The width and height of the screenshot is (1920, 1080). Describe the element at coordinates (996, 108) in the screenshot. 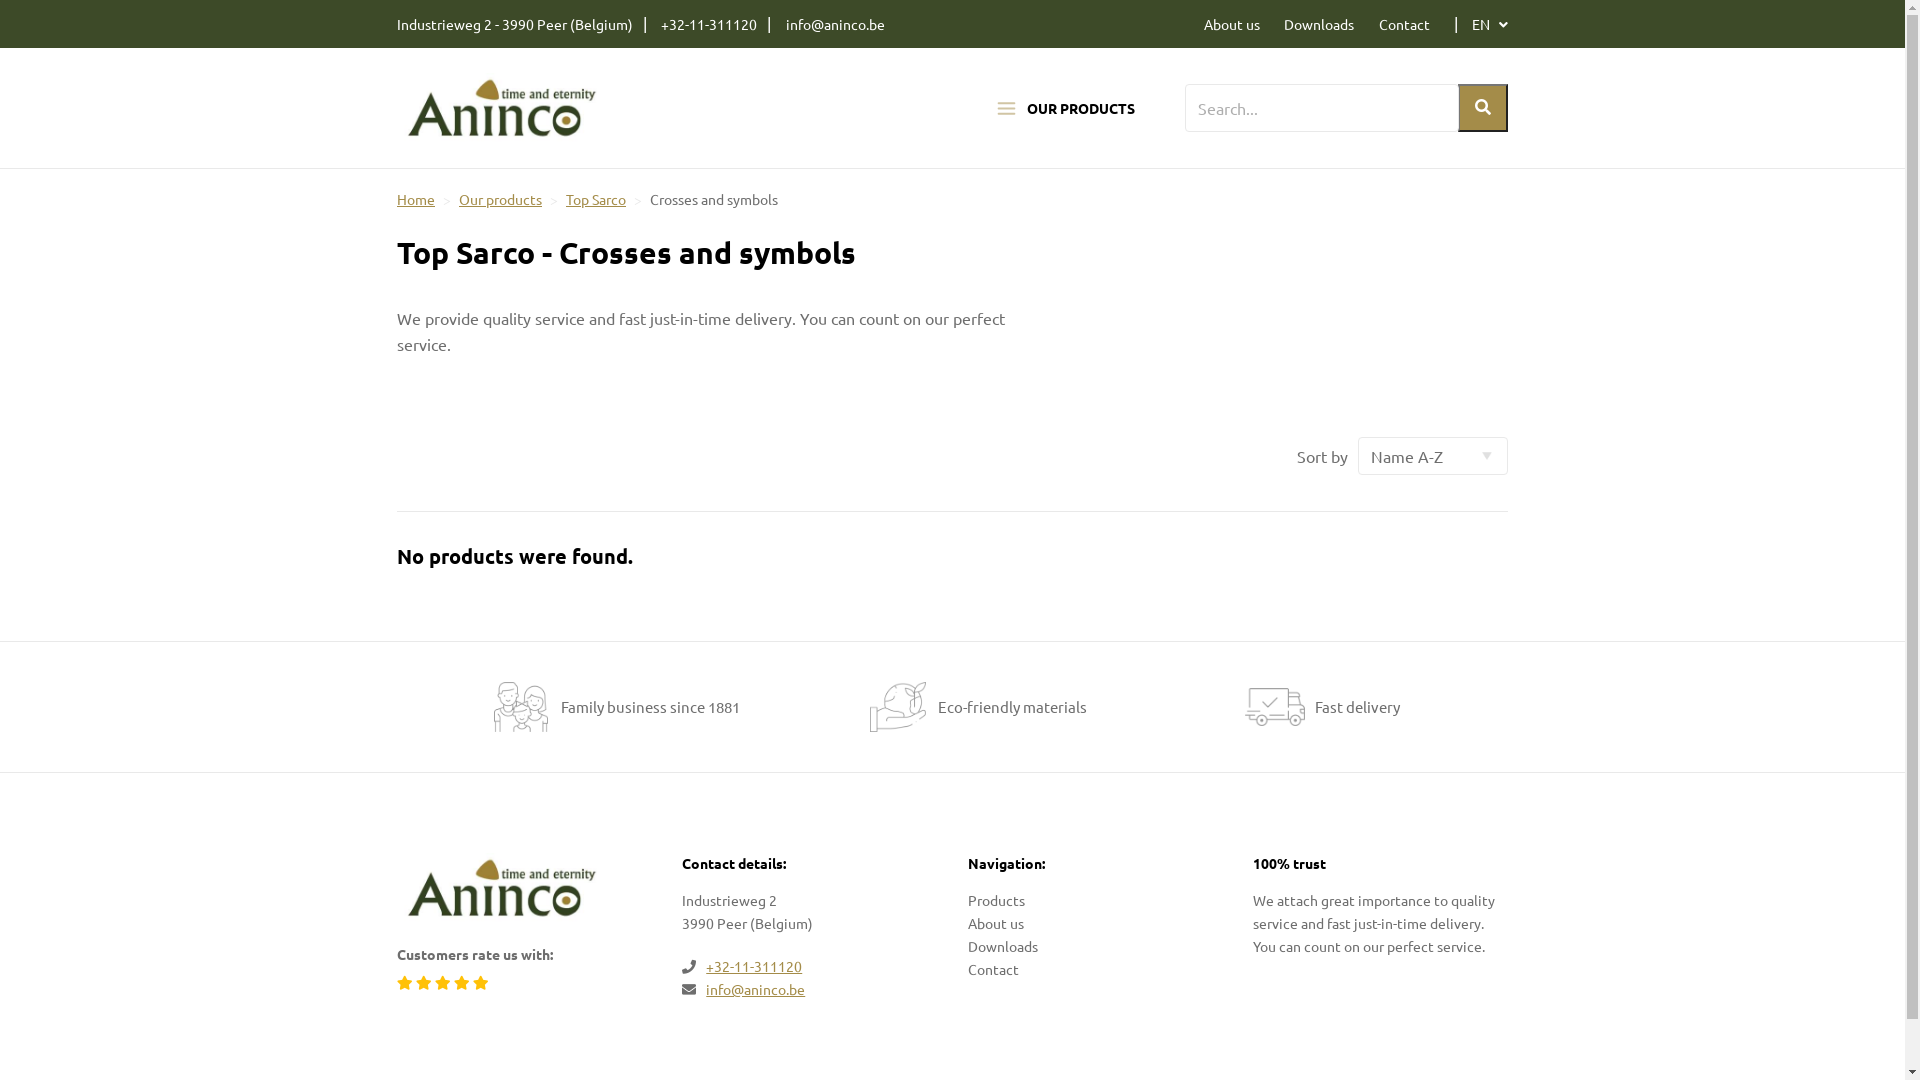

I see `'OUR PRODUCTS'` at that location.